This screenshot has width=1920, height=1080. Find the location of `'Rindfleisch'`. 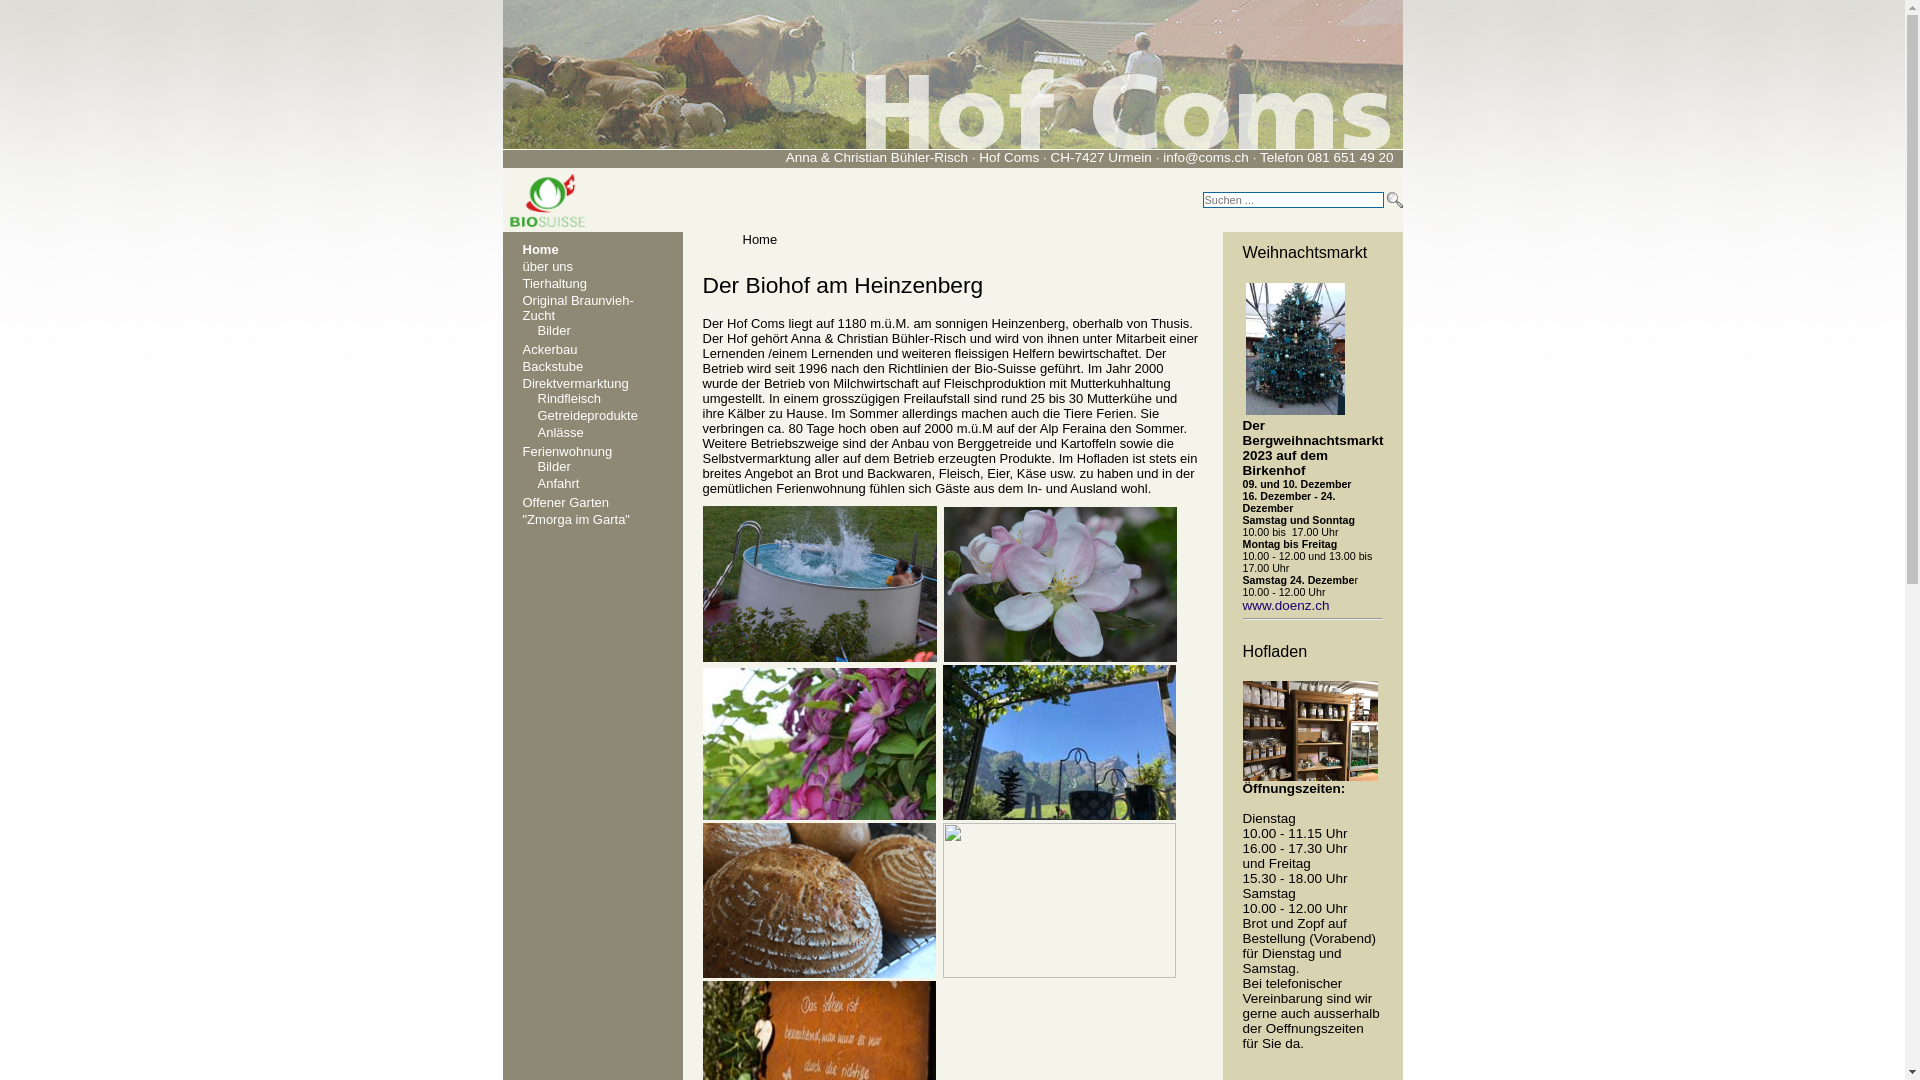

'Rindfleisch' is located at coordinates (569, 398).